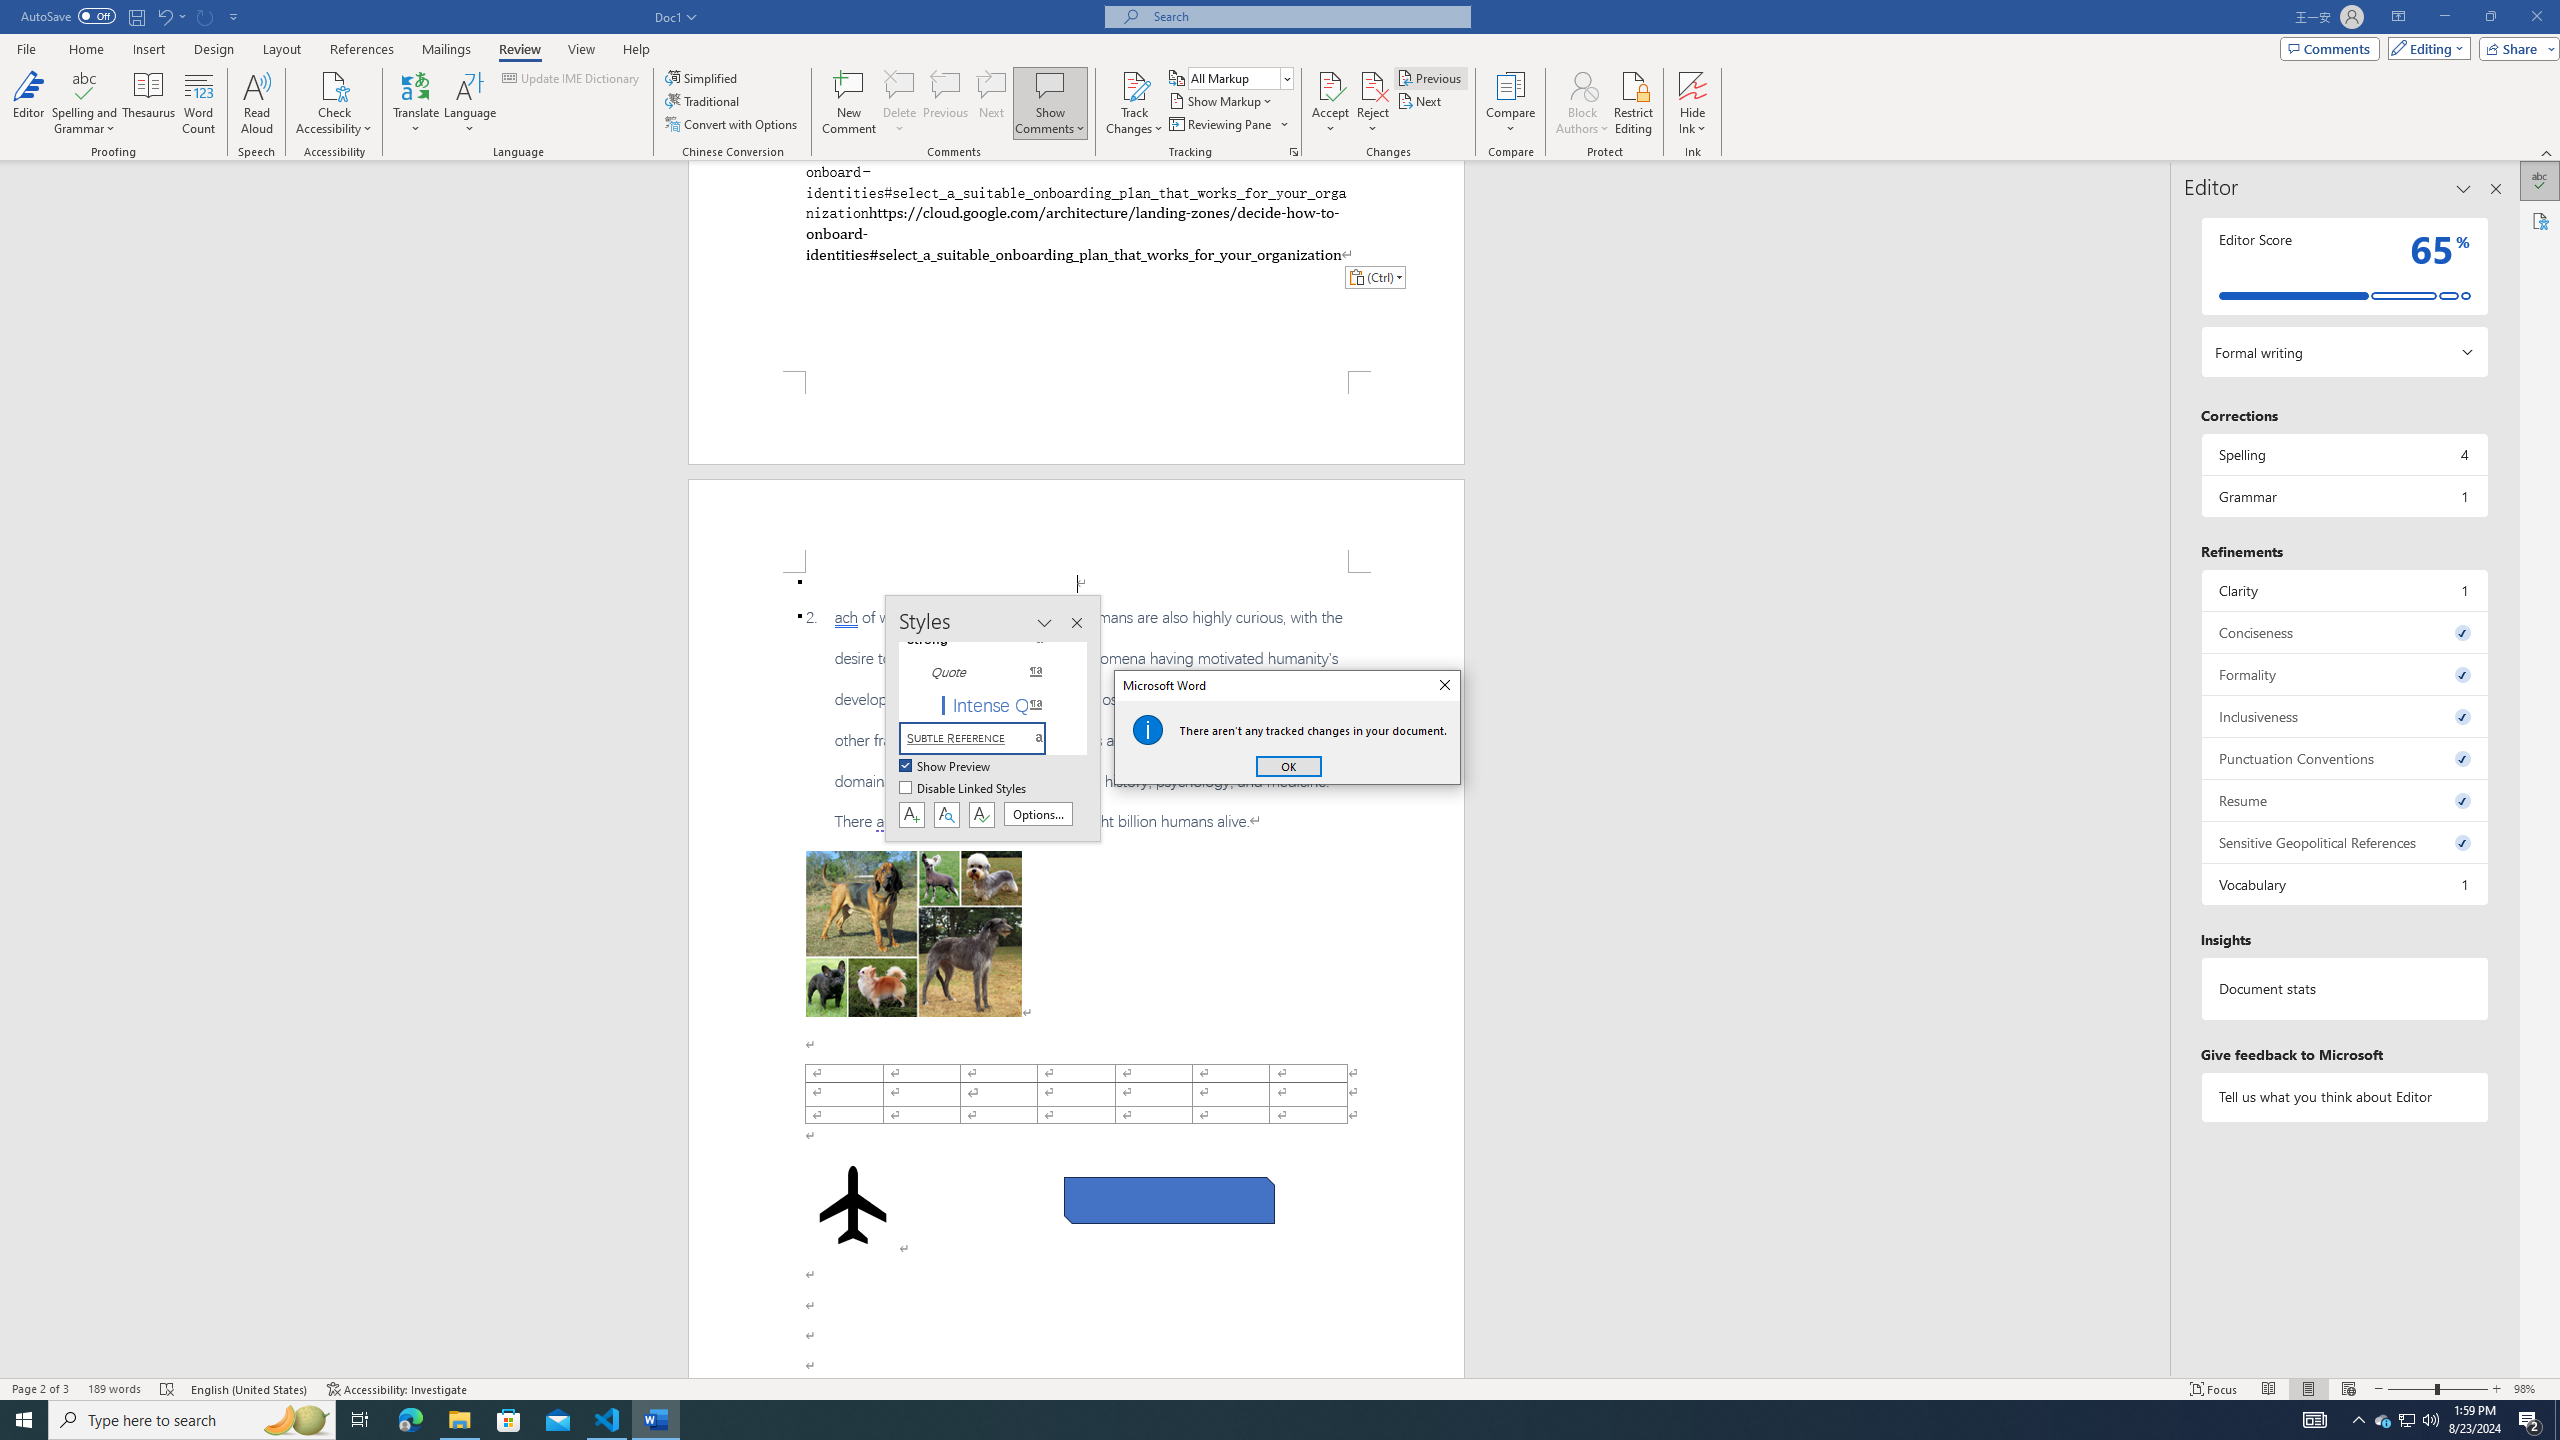 This screenshot has width=2560, height=1440. What do you see at coordinates (1634, 103) in the screenshot?
I see `'Restrict Editing'` at bounding box center [1634, 103].